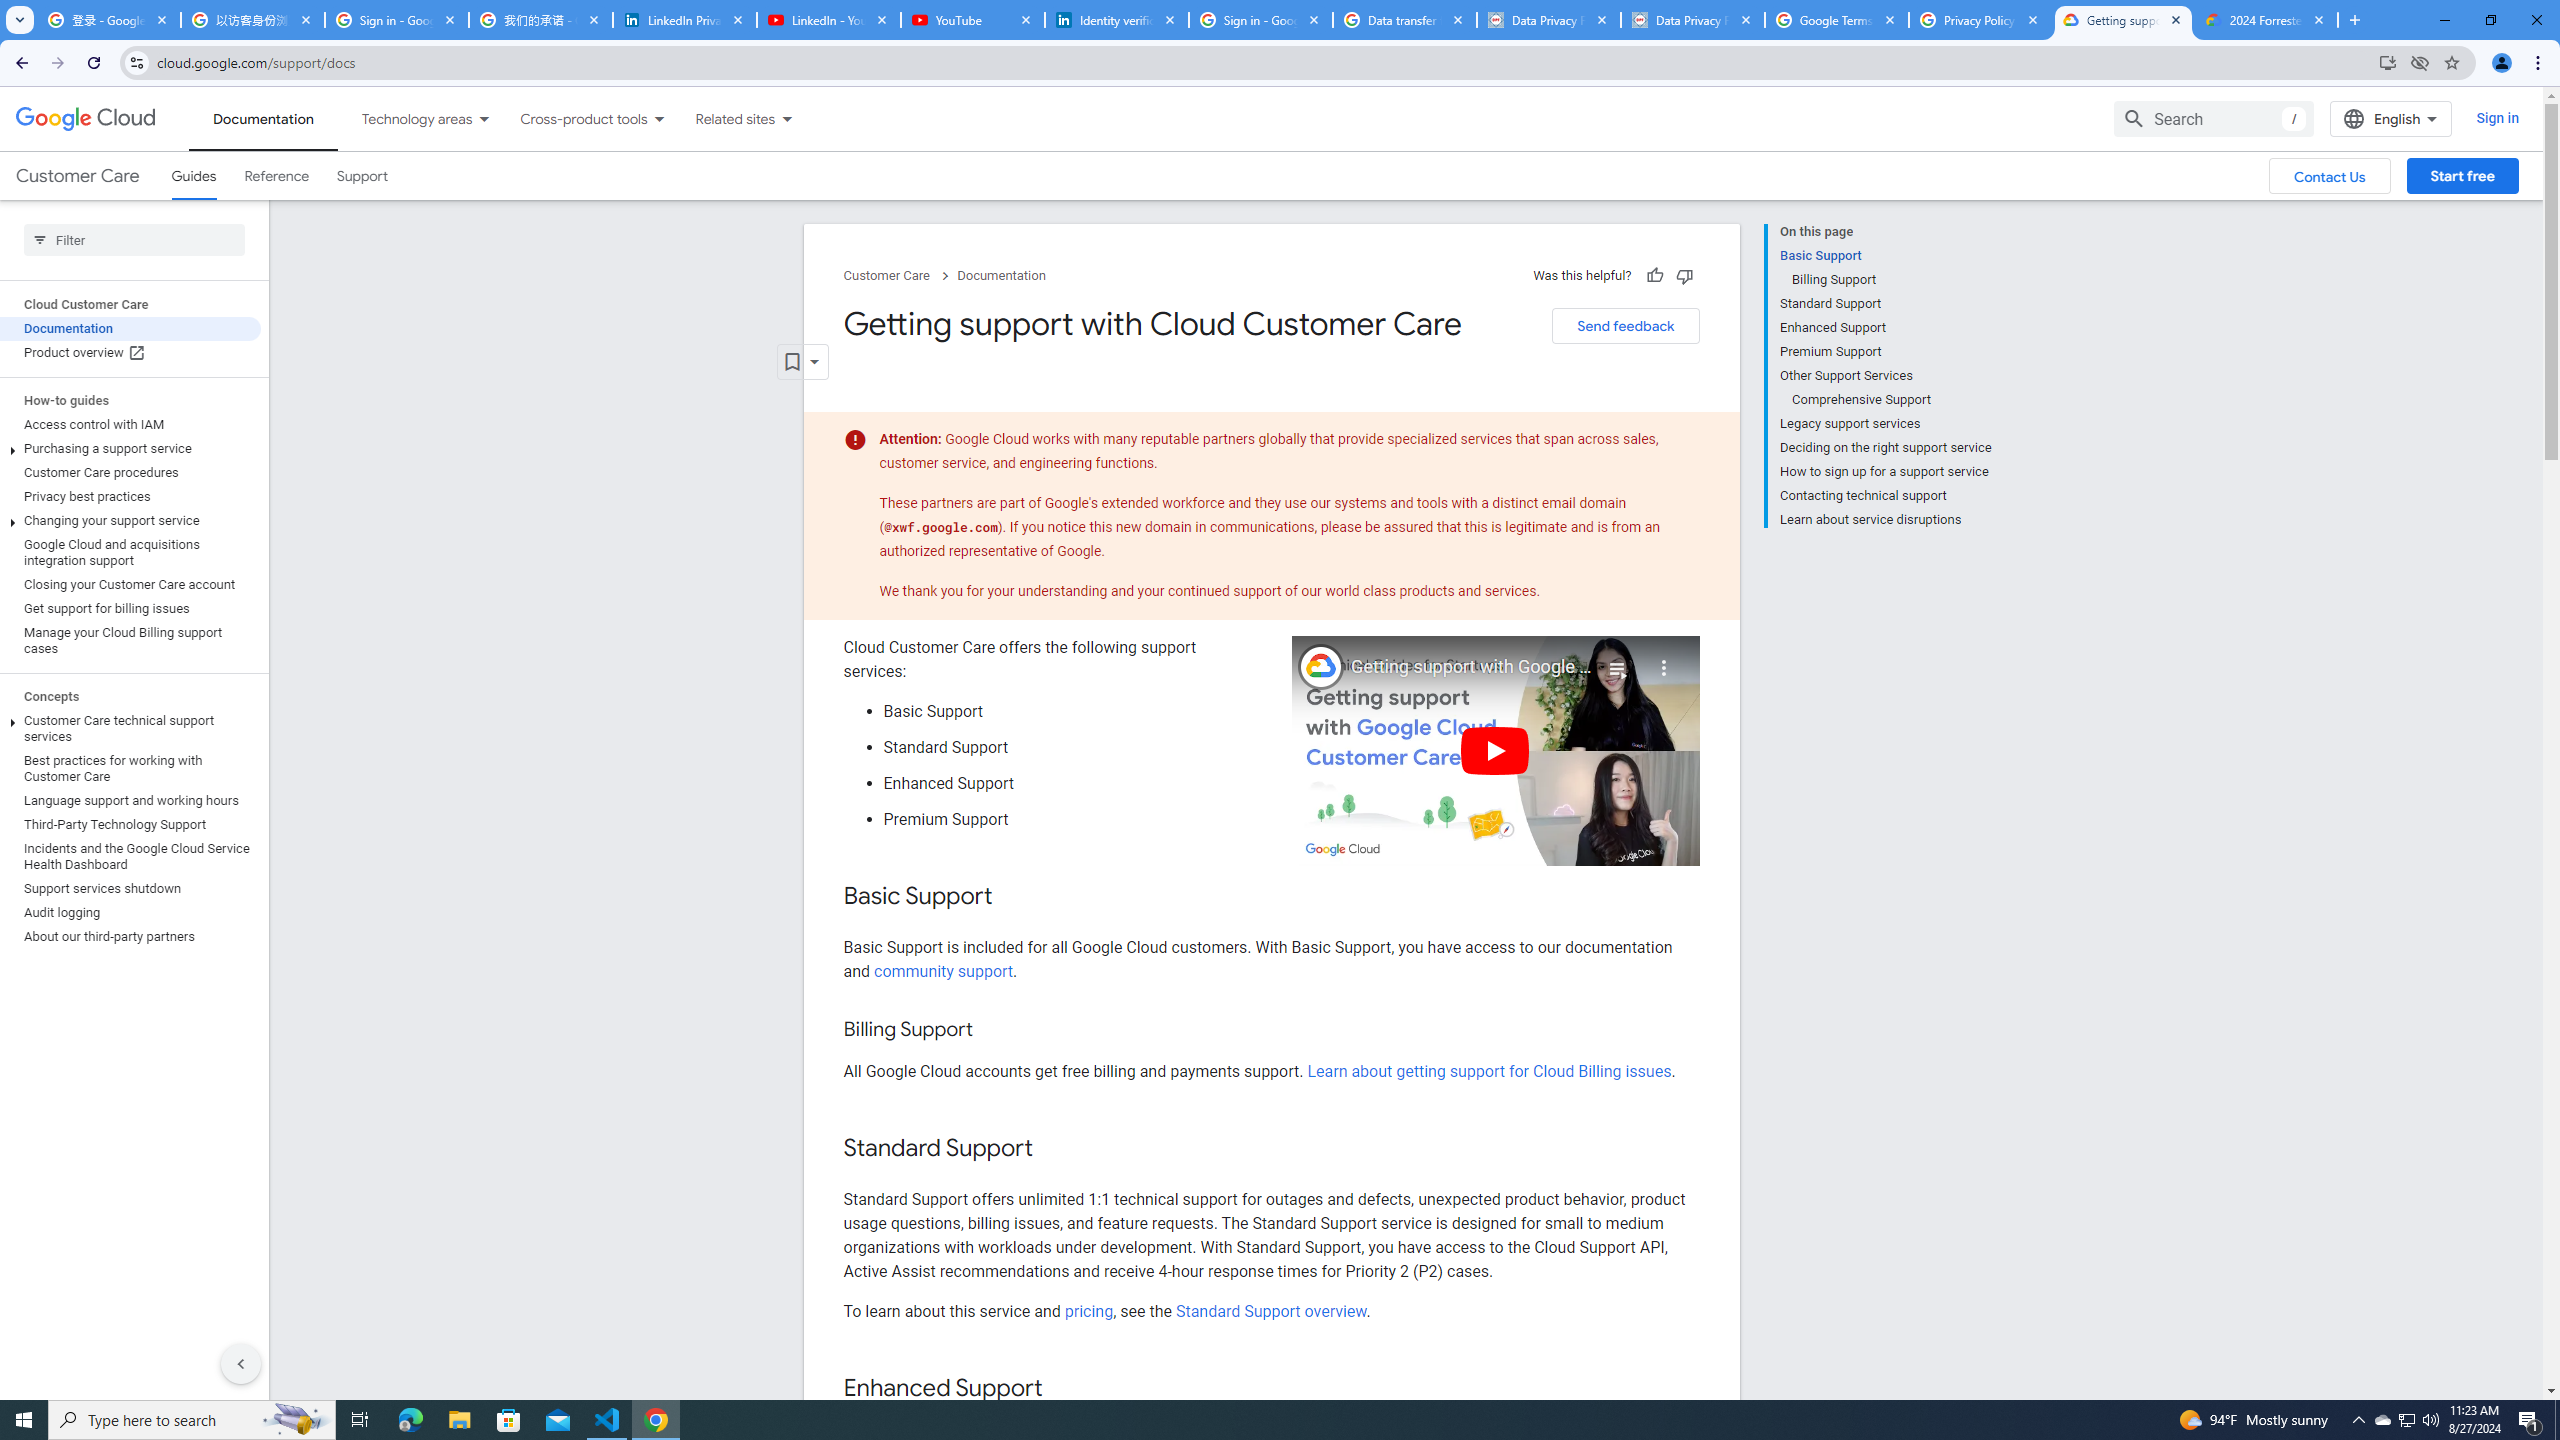 The height and width of the screenshot is (1440, 2560). What do you see at coordinates (827, 19) in the screenshot?
I see `'LinkedIn - YouTube'` at bounding box center [827, 19].